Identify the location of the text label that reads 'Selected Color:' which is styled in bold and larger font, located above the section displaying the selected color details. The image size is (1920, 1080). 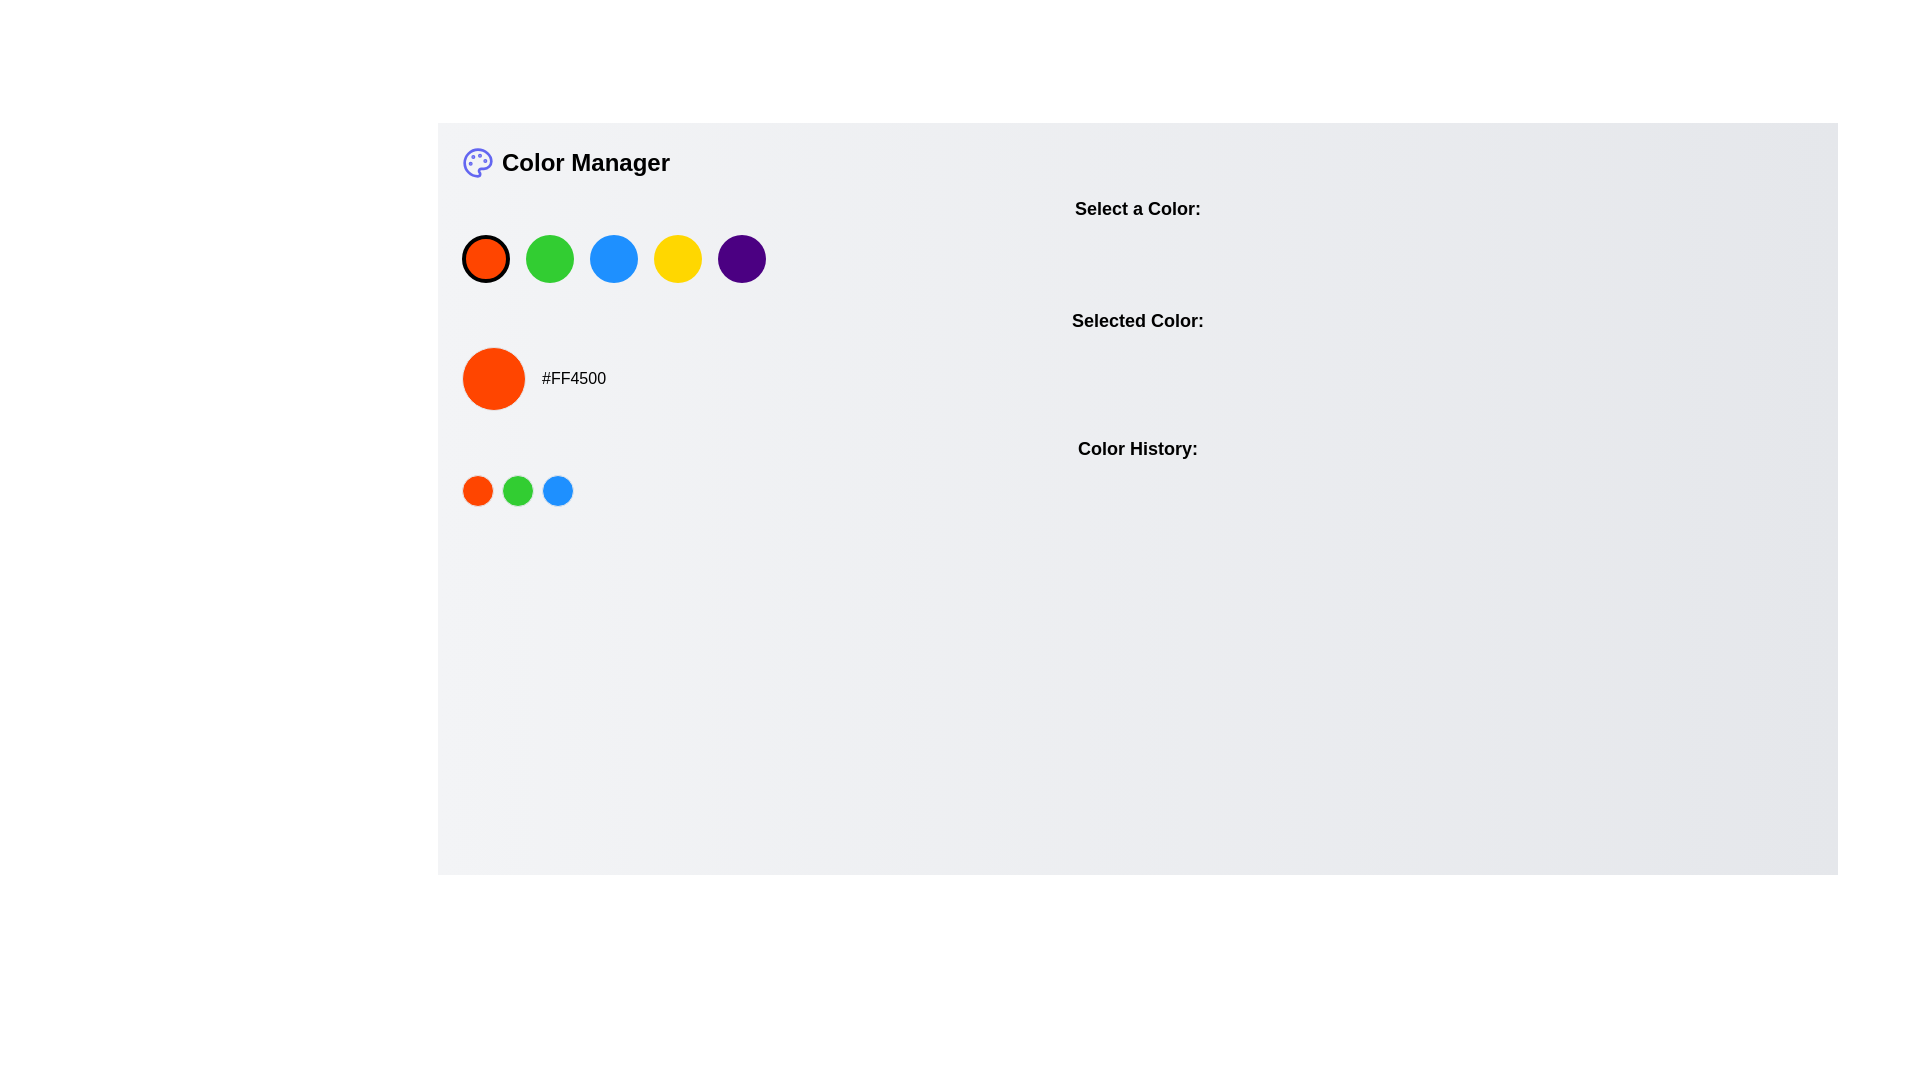
(1137, 319).